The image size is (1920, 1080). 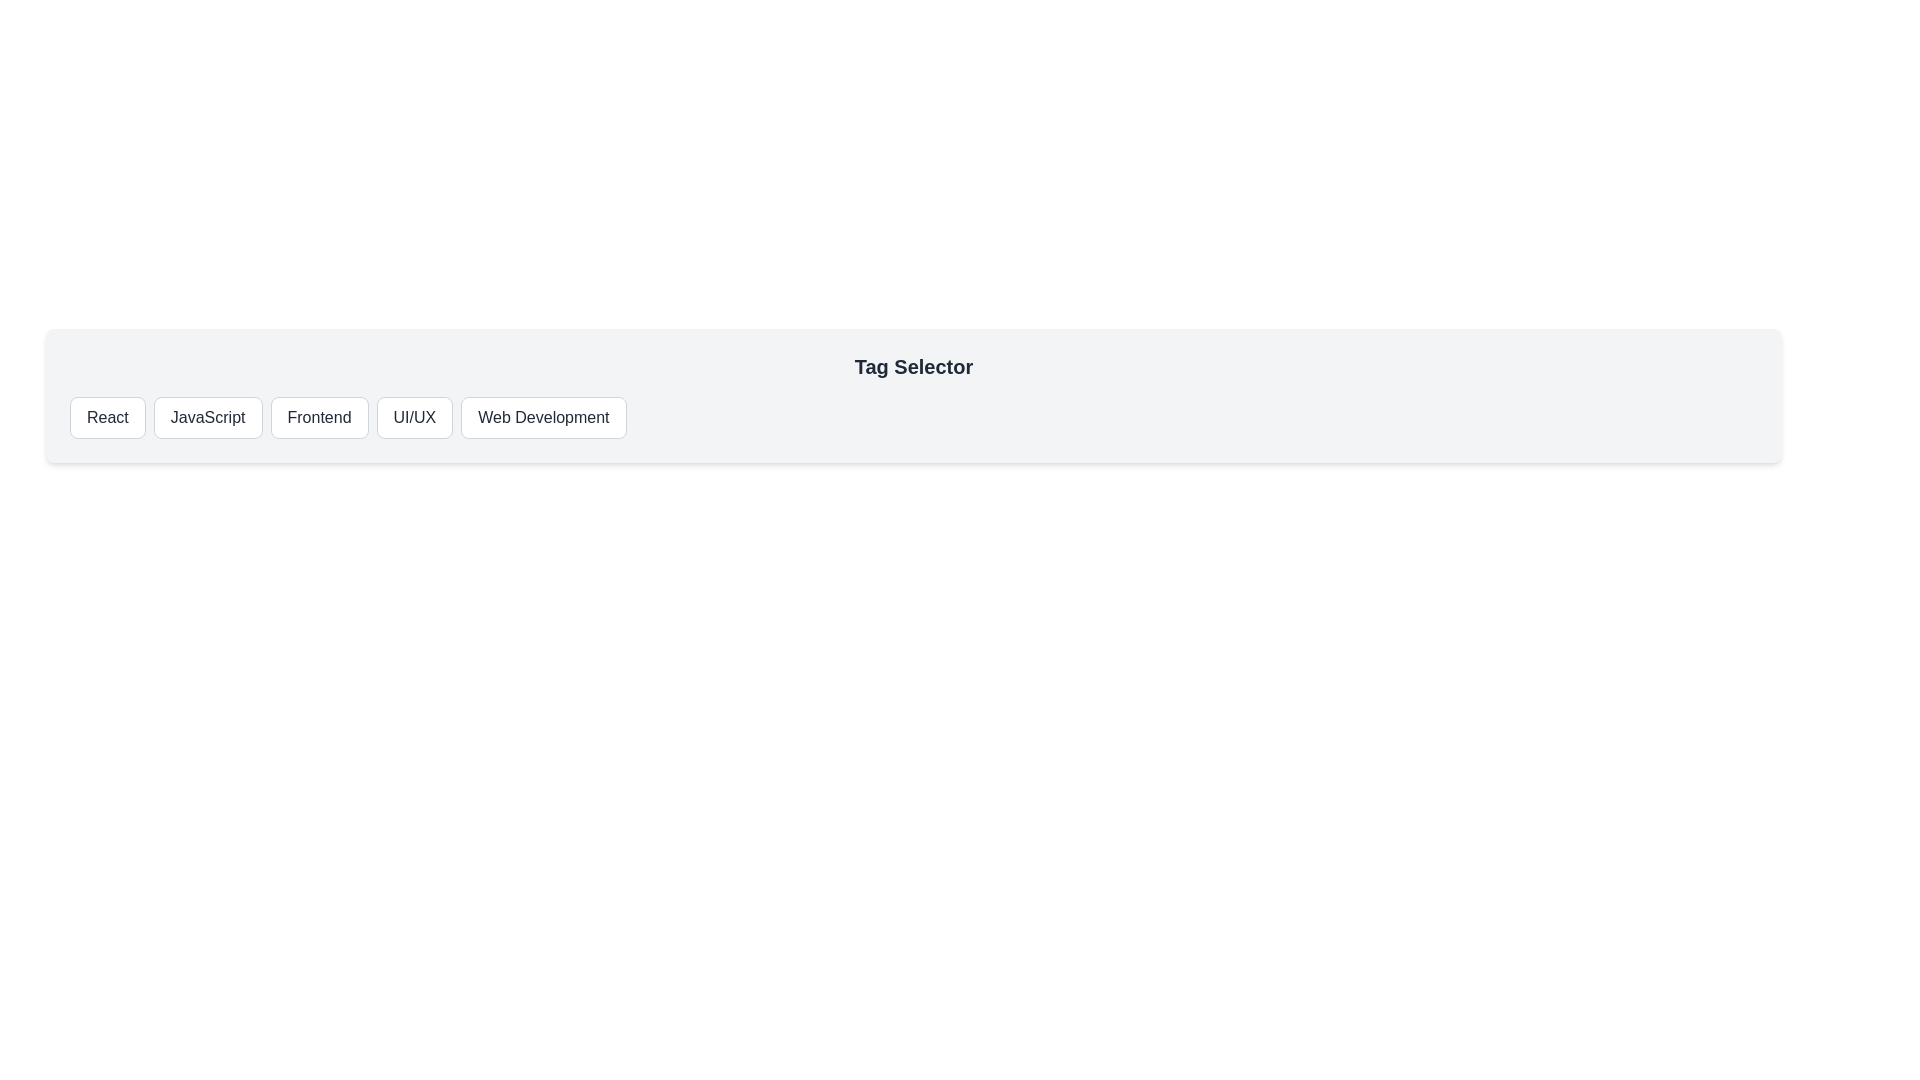 What do you see at coordinates (106, 416) in the screenshot?
I see `the tag button labeled React to select it and view the selected tag displayed below` at bounding box center [106, 416].